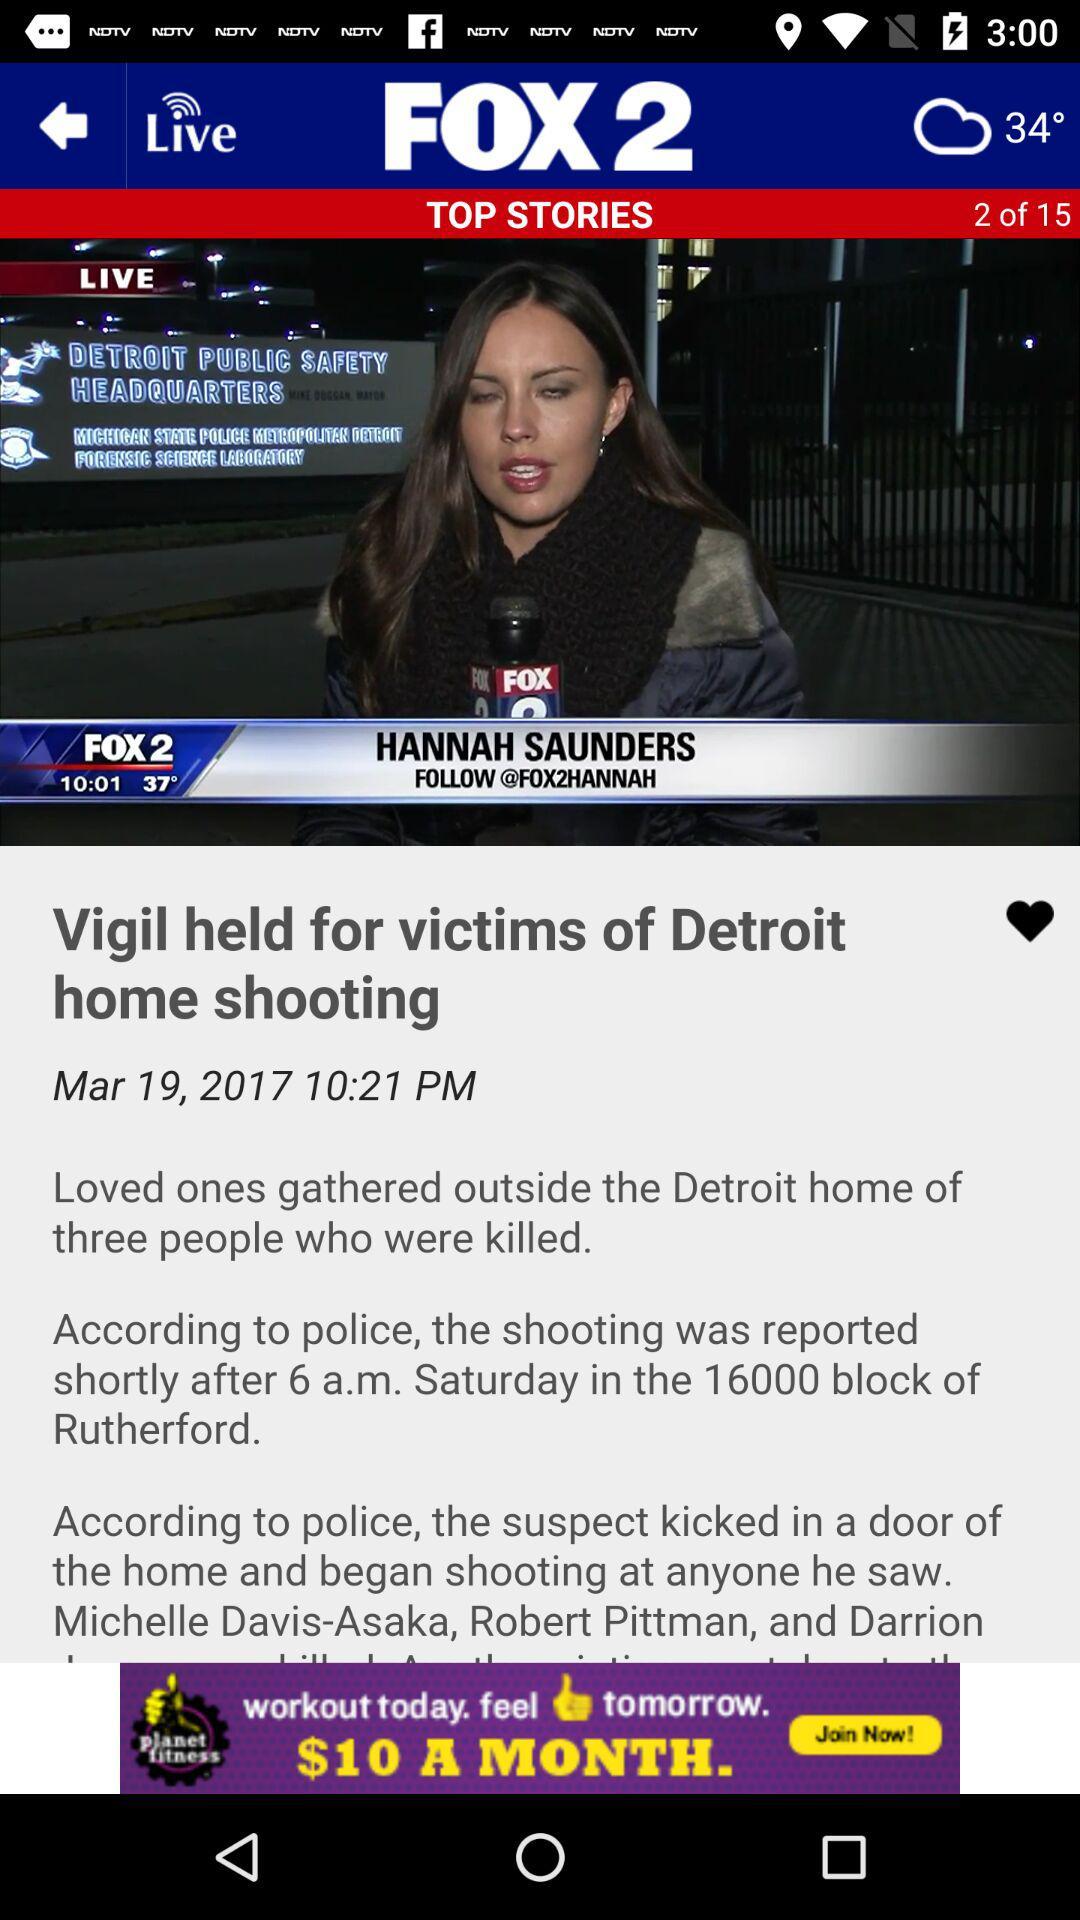  I want to click on displays current livestreams, so click(189, 124).